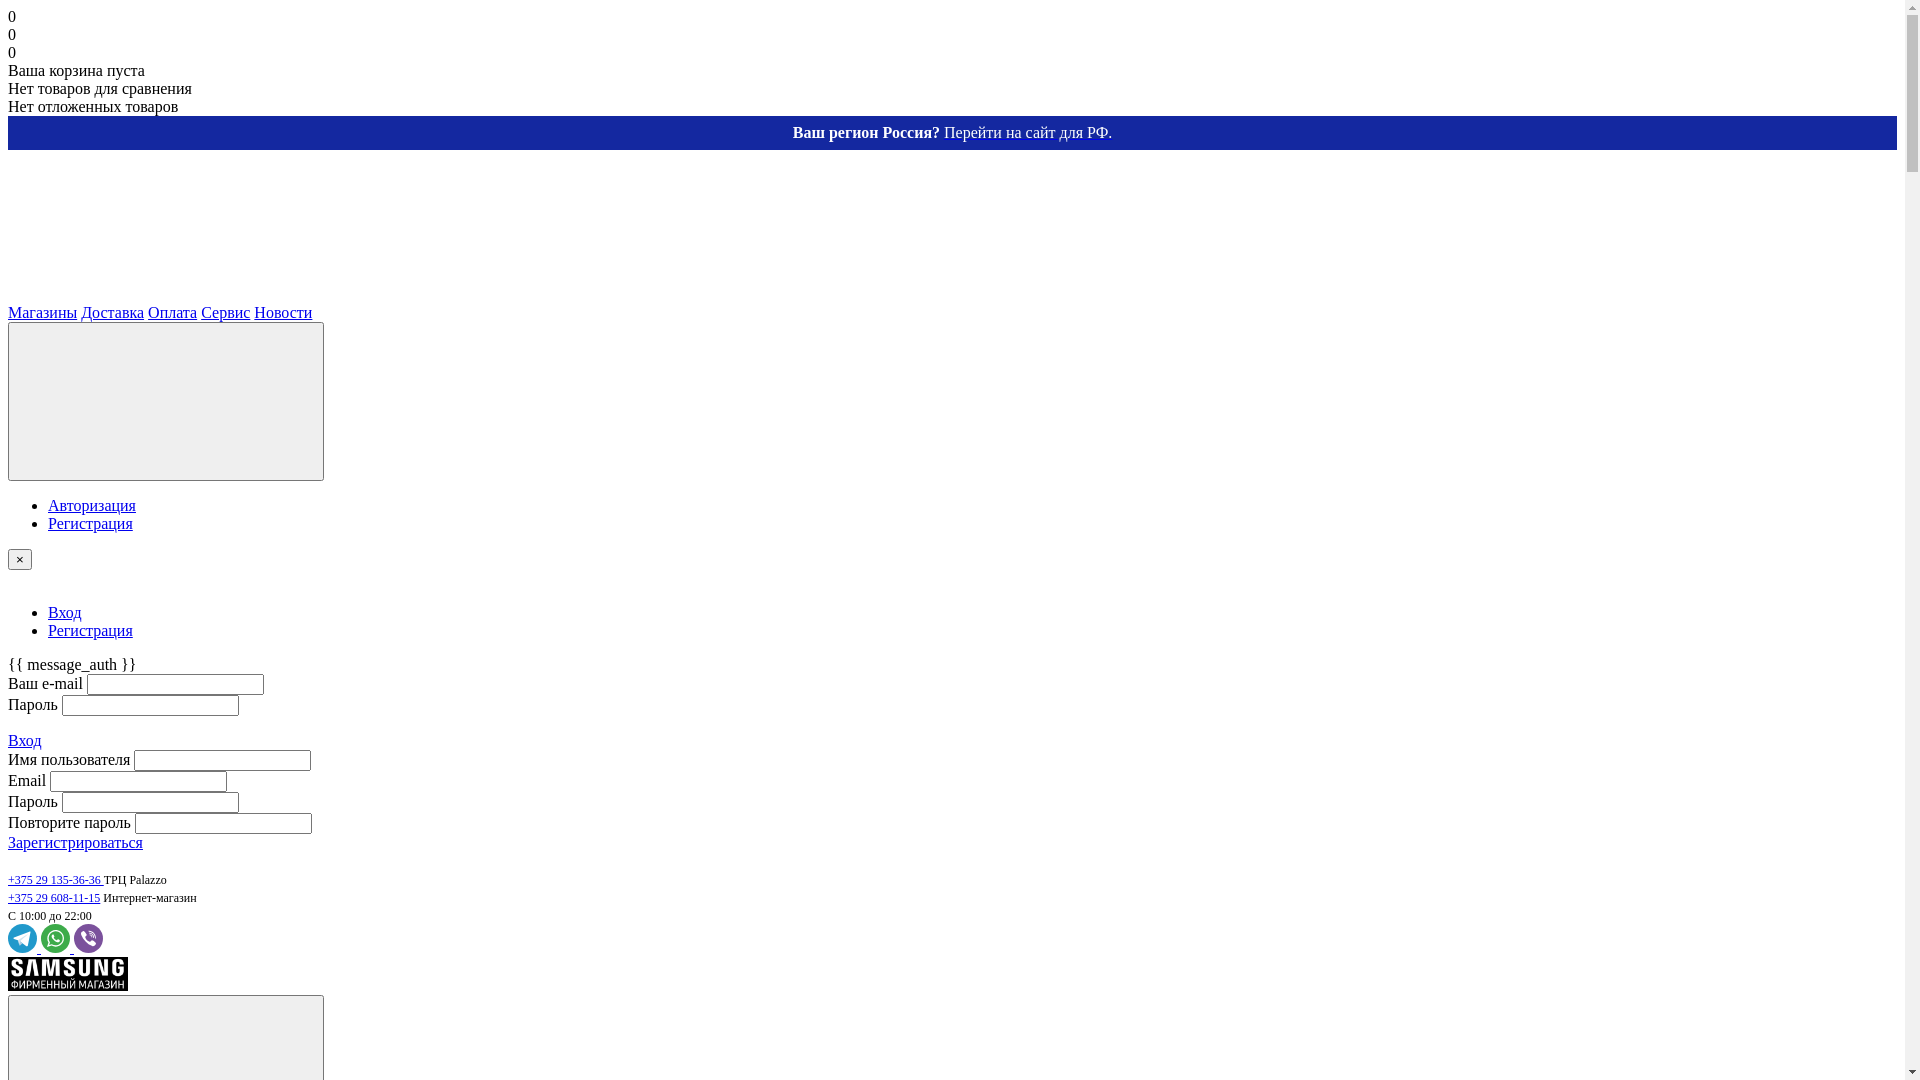  I want to click on '+375 29 135-36-36', so click(56, 878).